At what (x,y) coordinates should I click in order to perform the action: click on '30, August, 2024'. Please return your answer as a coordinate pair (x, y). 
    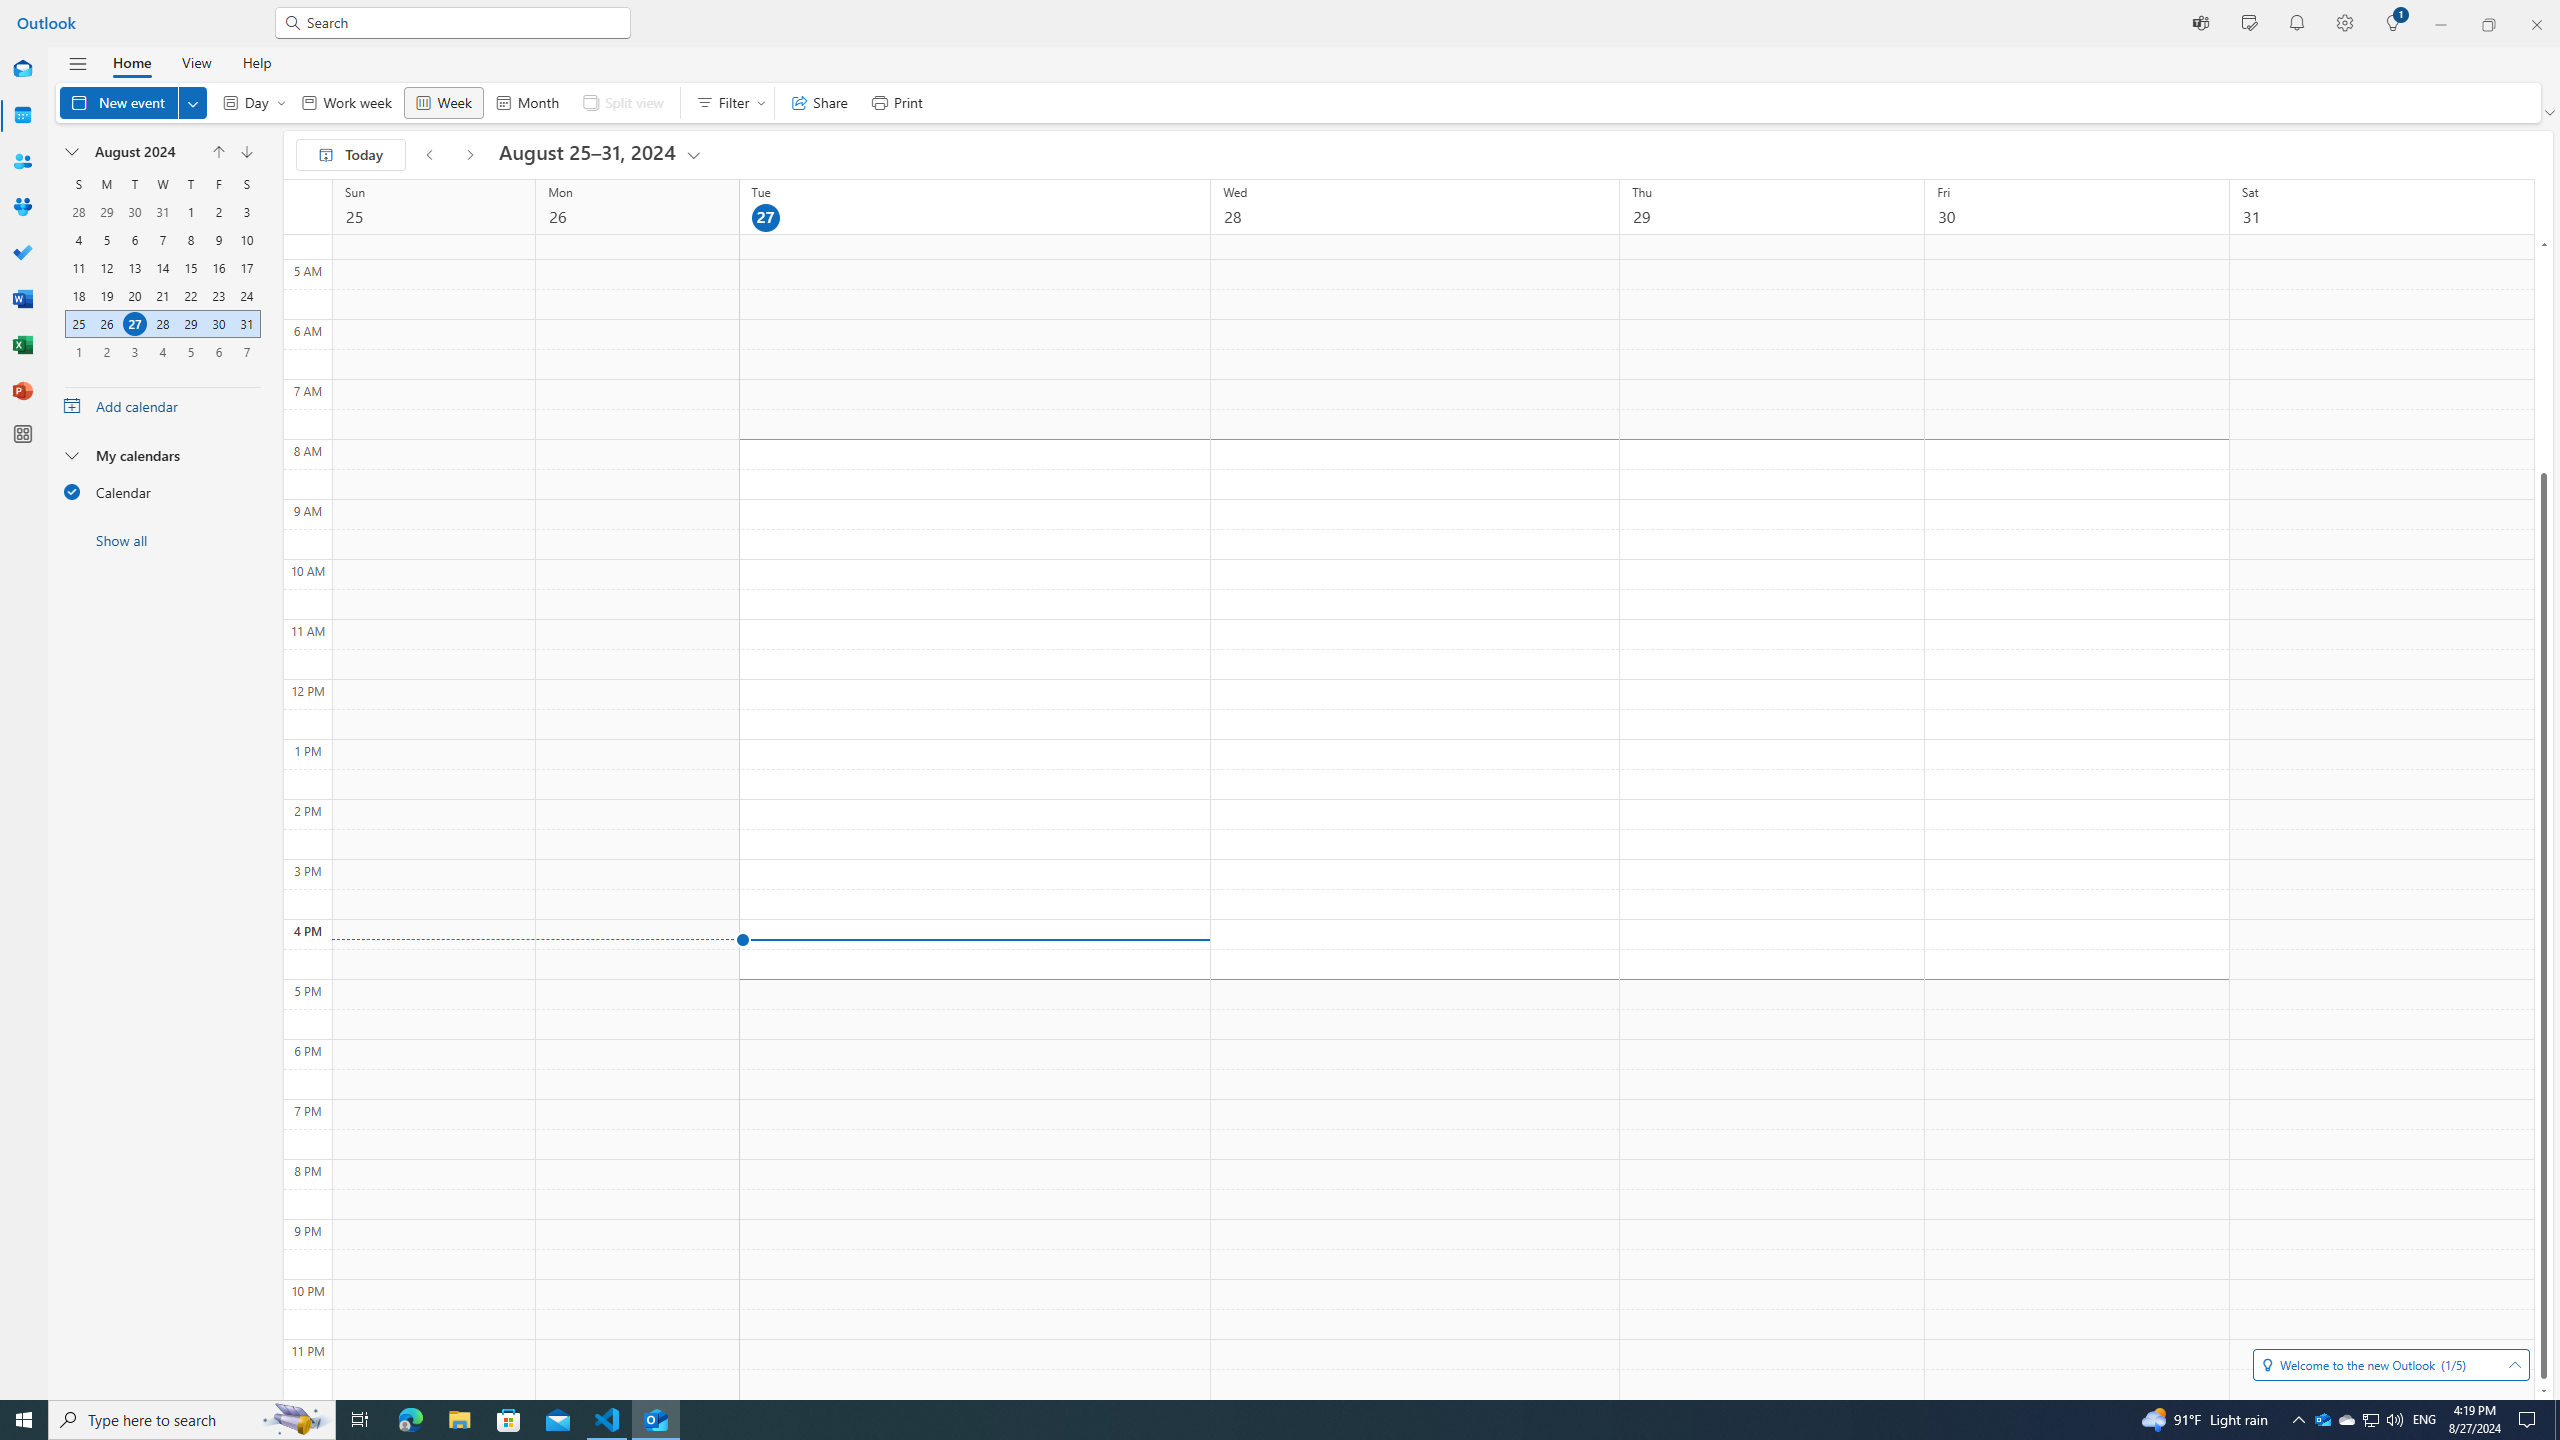
    Looking at the image, I should click on (217, 323).